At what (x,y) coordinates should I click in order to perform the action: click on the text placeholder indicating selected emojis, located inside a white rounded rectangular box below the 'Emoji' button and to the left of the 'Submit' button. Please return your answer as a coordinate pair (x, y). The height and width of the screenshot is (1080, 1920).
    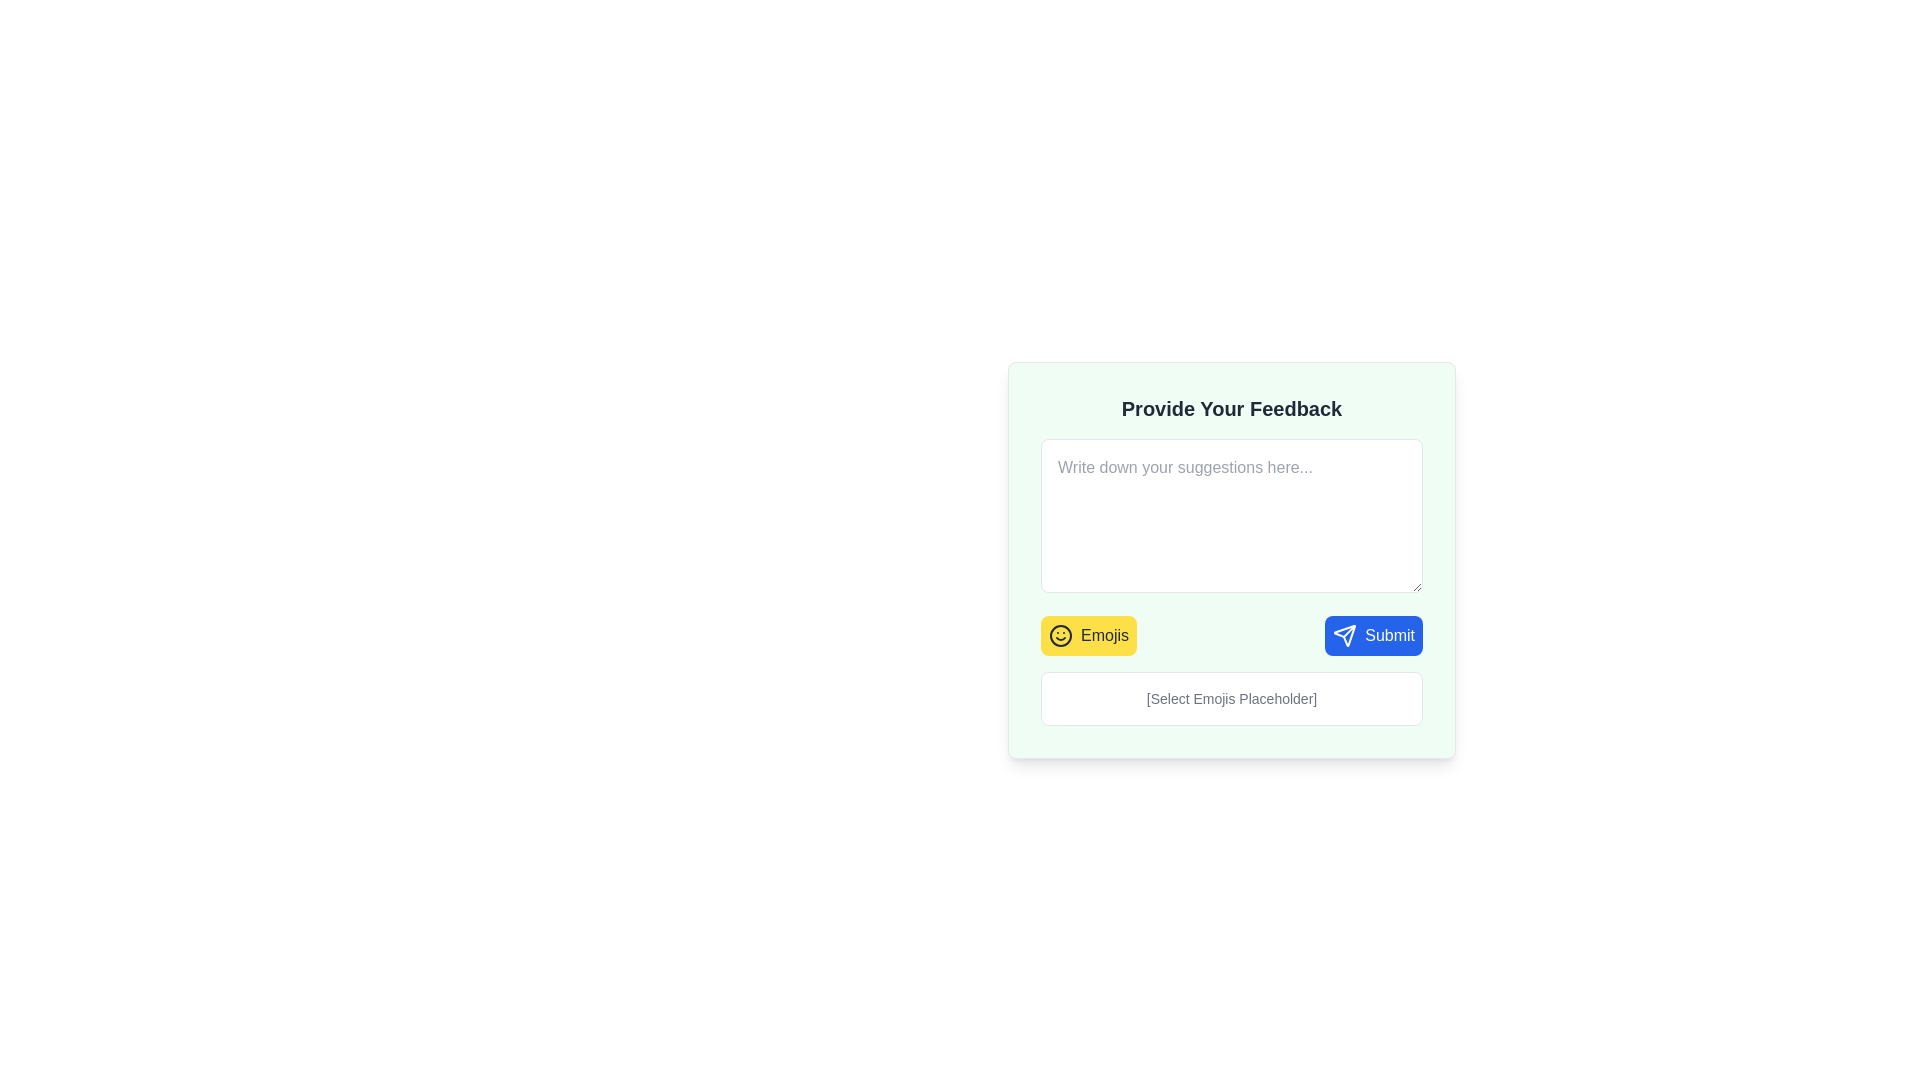
    Looking at the image, I should click on (1231, 697).